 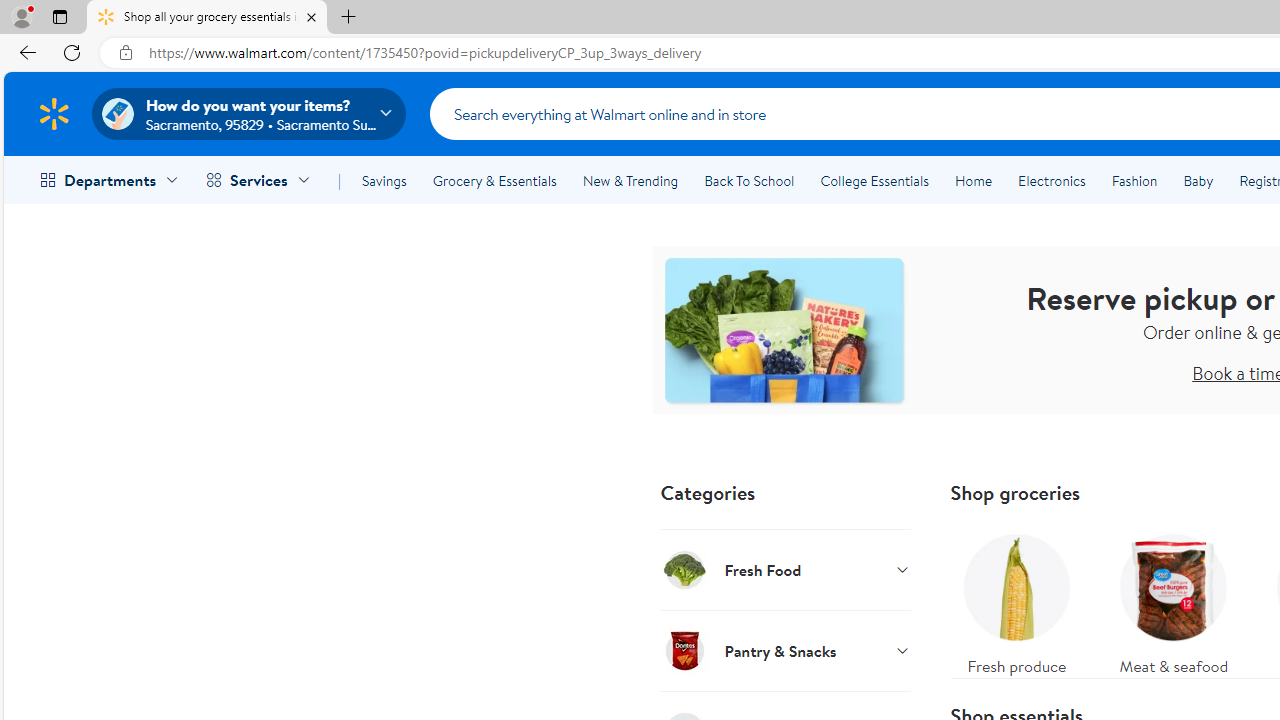 I want to click on 'New & Trending', so click(x=630, y=181).